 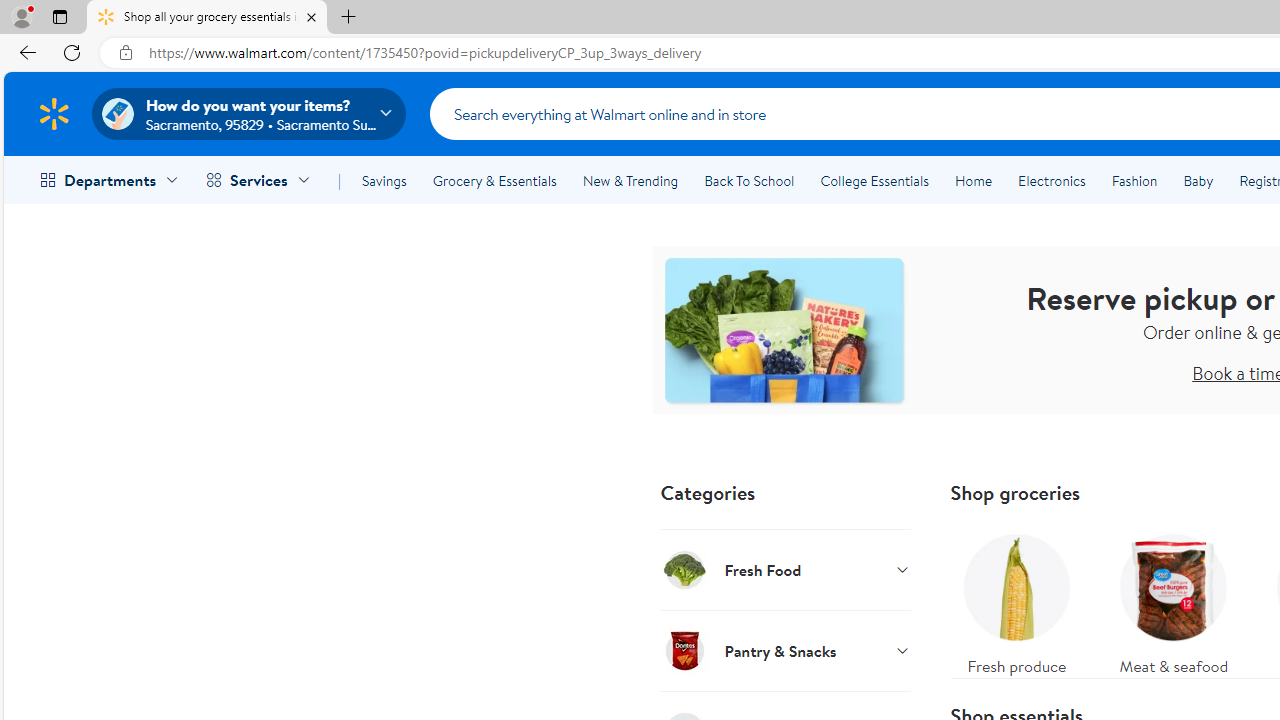 I want to click on 'New & Trending', so click(x=630, y=181).